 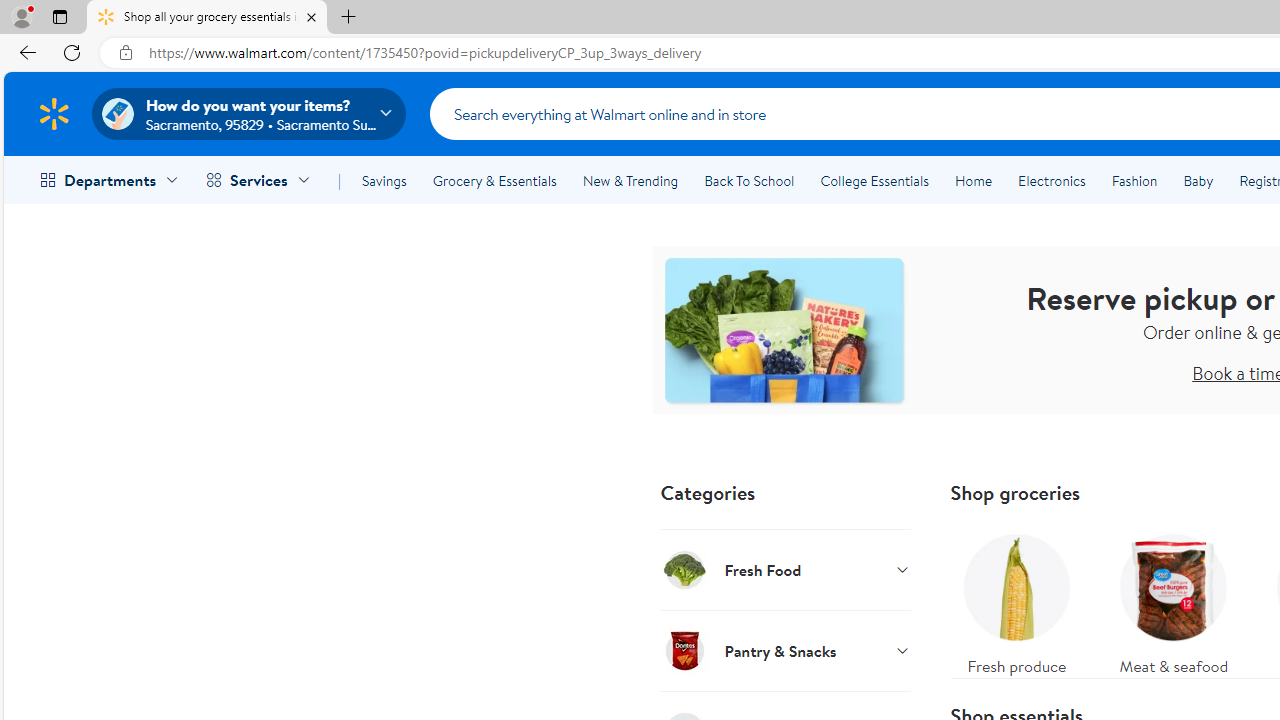 I want to click on 'New & Trending', so click(x=630, y=181).